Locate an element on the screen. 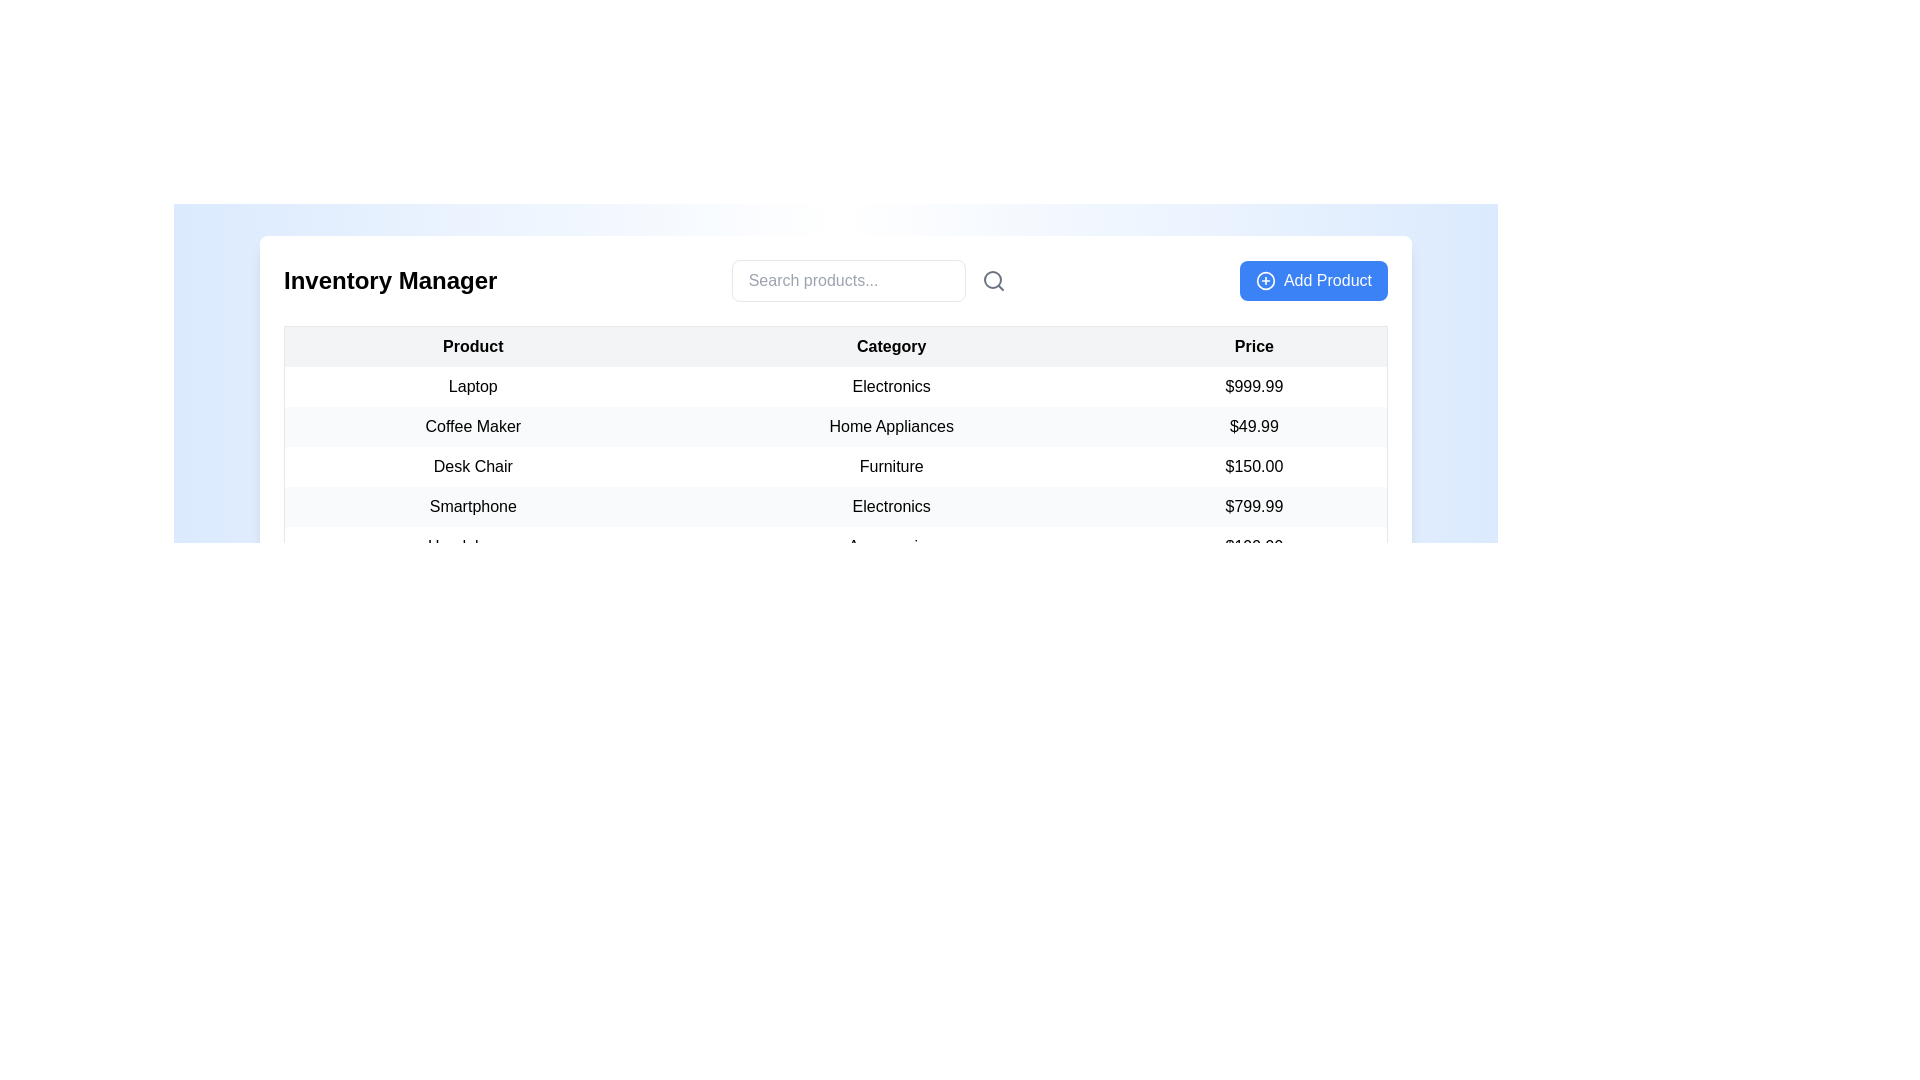 The width and height of the screenshot is (1920, 1080). the search bar located centrally in the header section, which is used for filtering or finding specific products is located at coordinates (835, 281).